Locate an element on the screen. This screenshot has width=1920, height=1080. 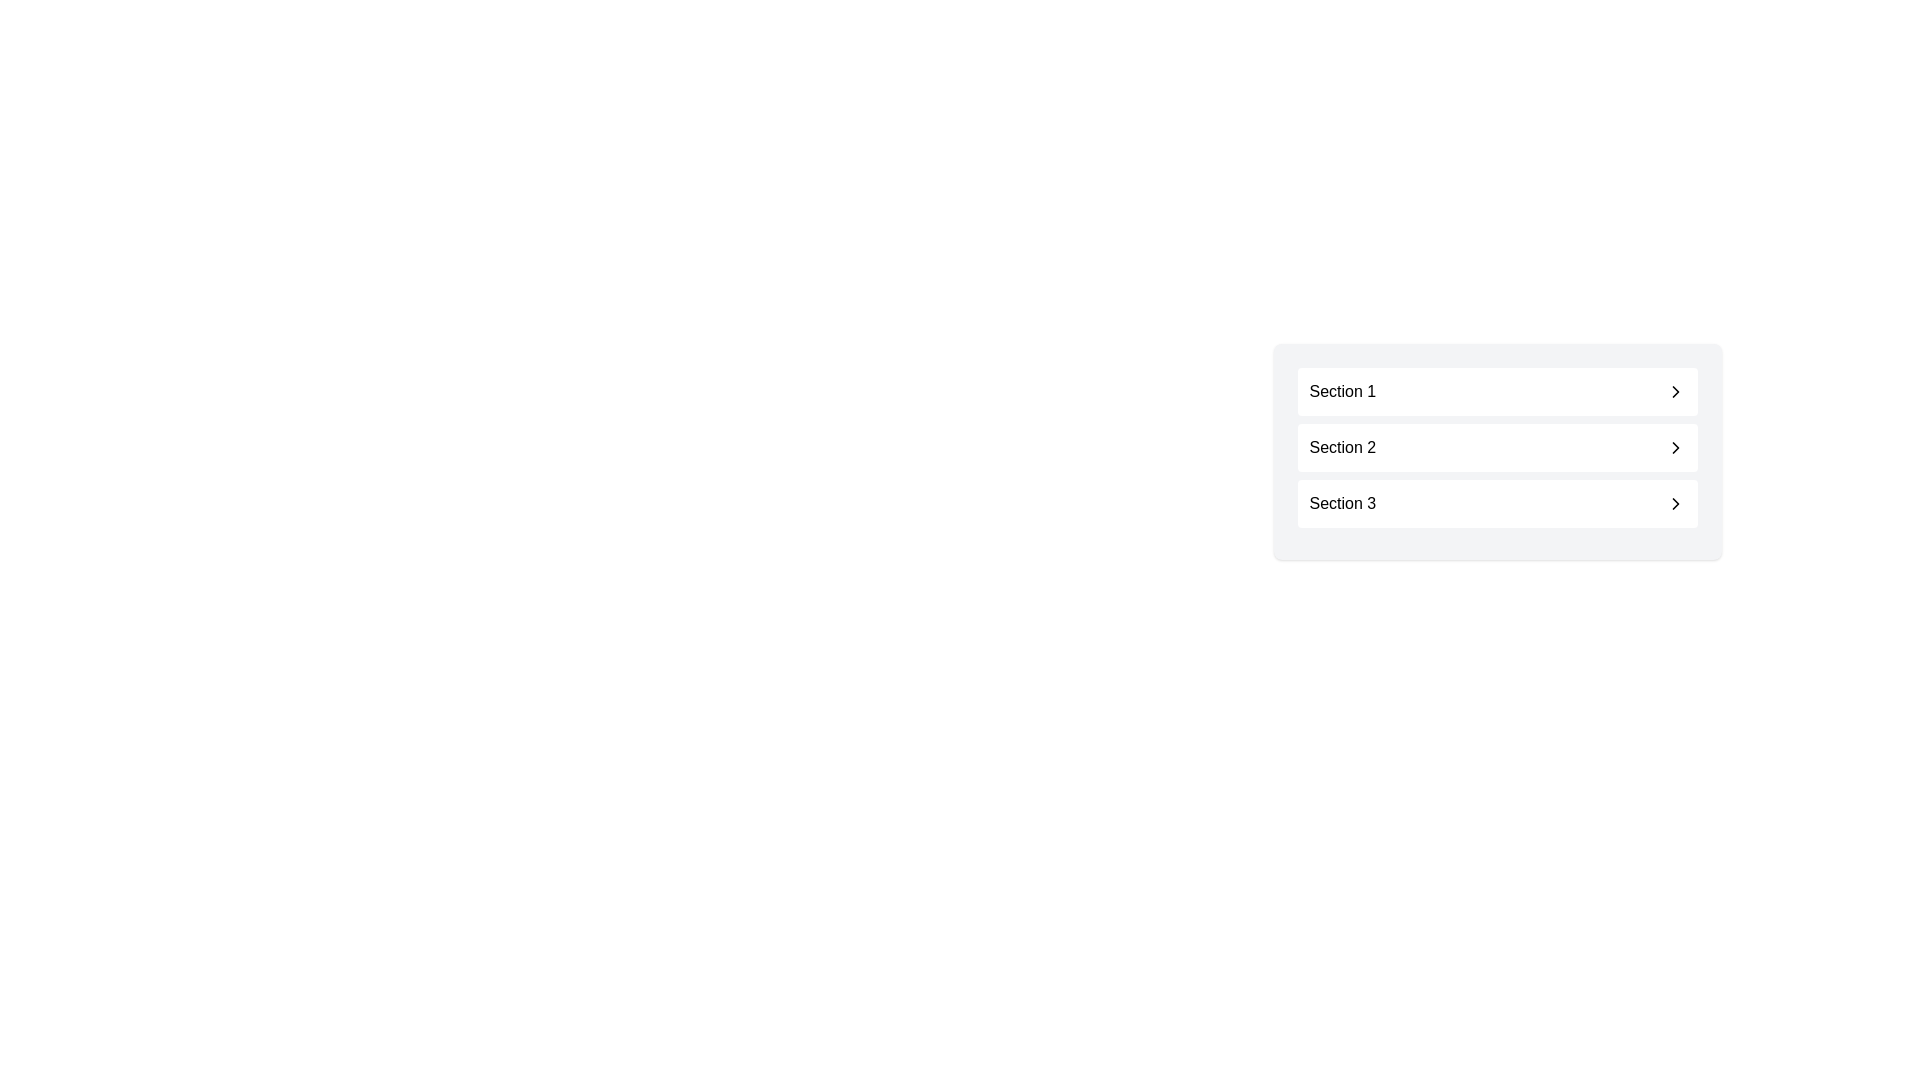
the small right-pointing chevron arrow icon located in the top-right corner of the 'Section 3' box is located at coordinates (1675, 503).